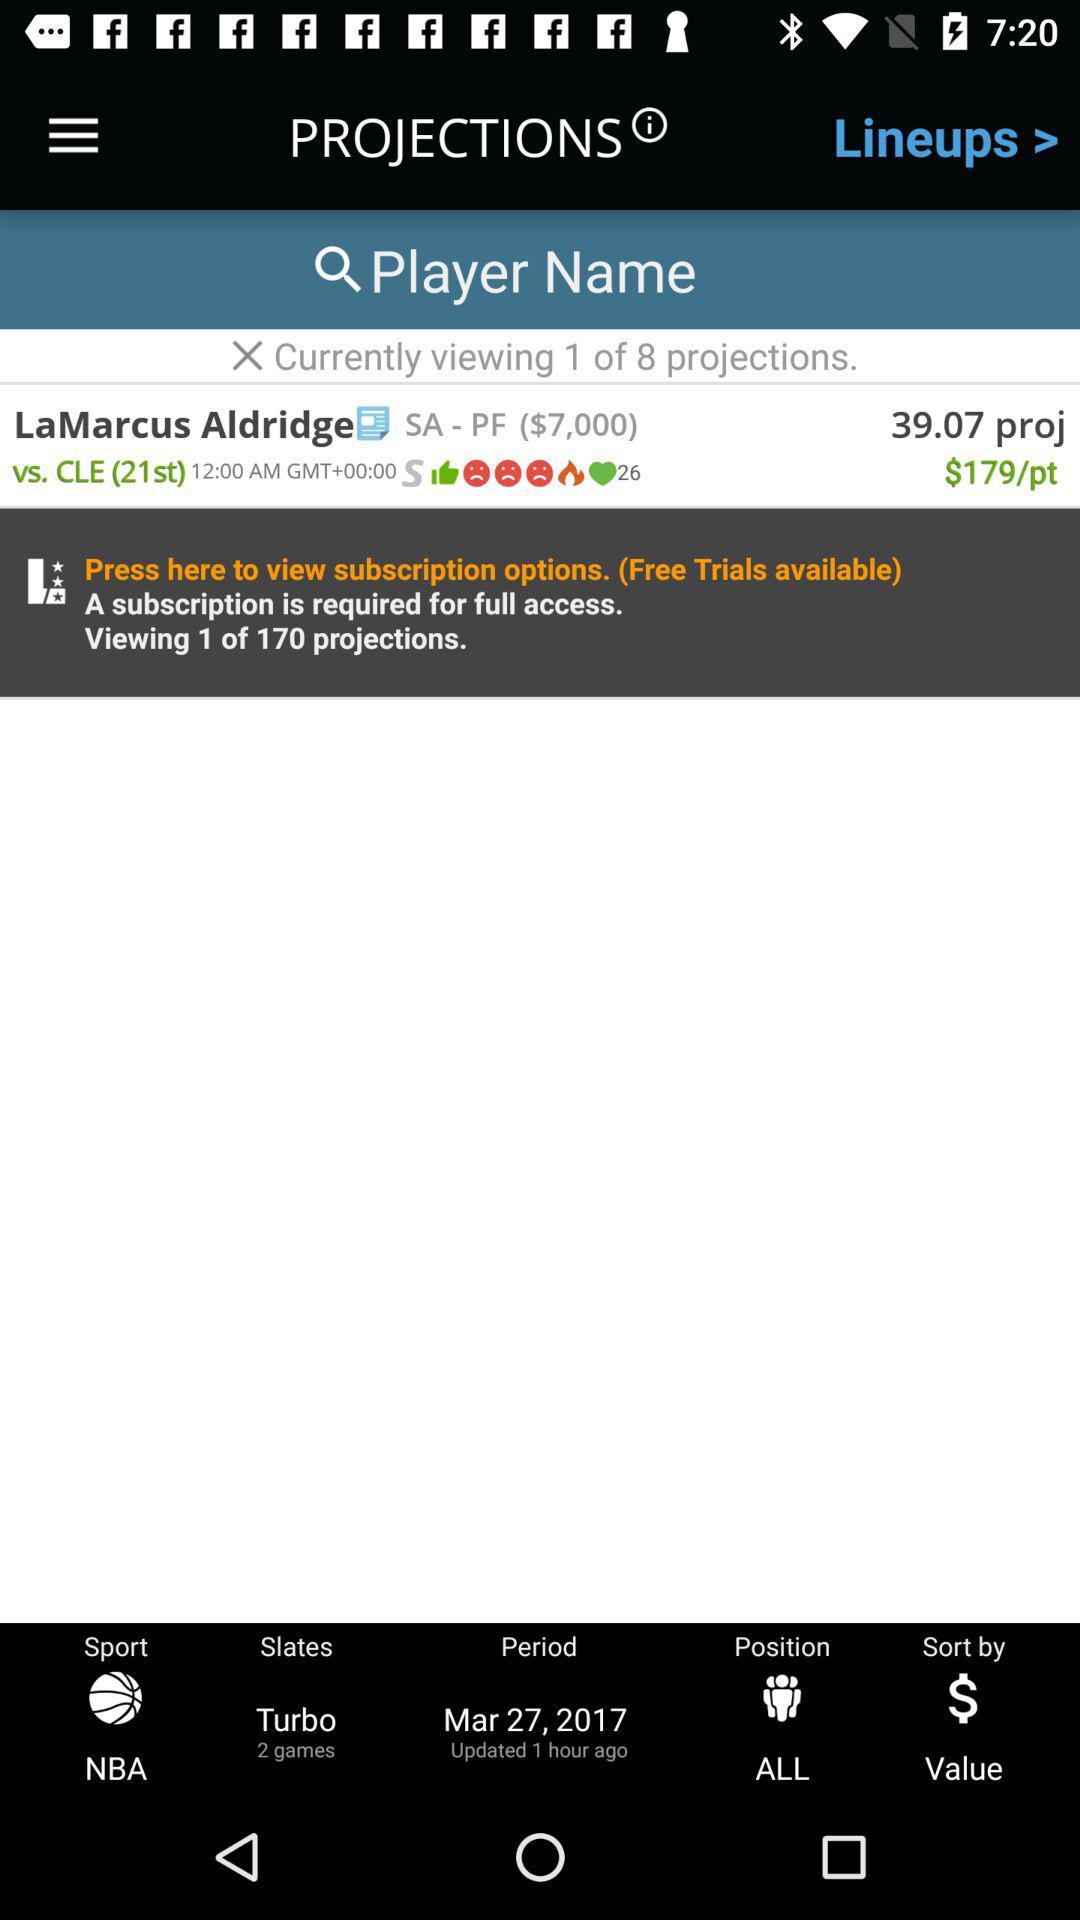 The height and width of the screenshot is (1920, 1080). Describe the element at coordinates (537, 472) in the screenshot. I see `the icon below the  symbol` at that location.